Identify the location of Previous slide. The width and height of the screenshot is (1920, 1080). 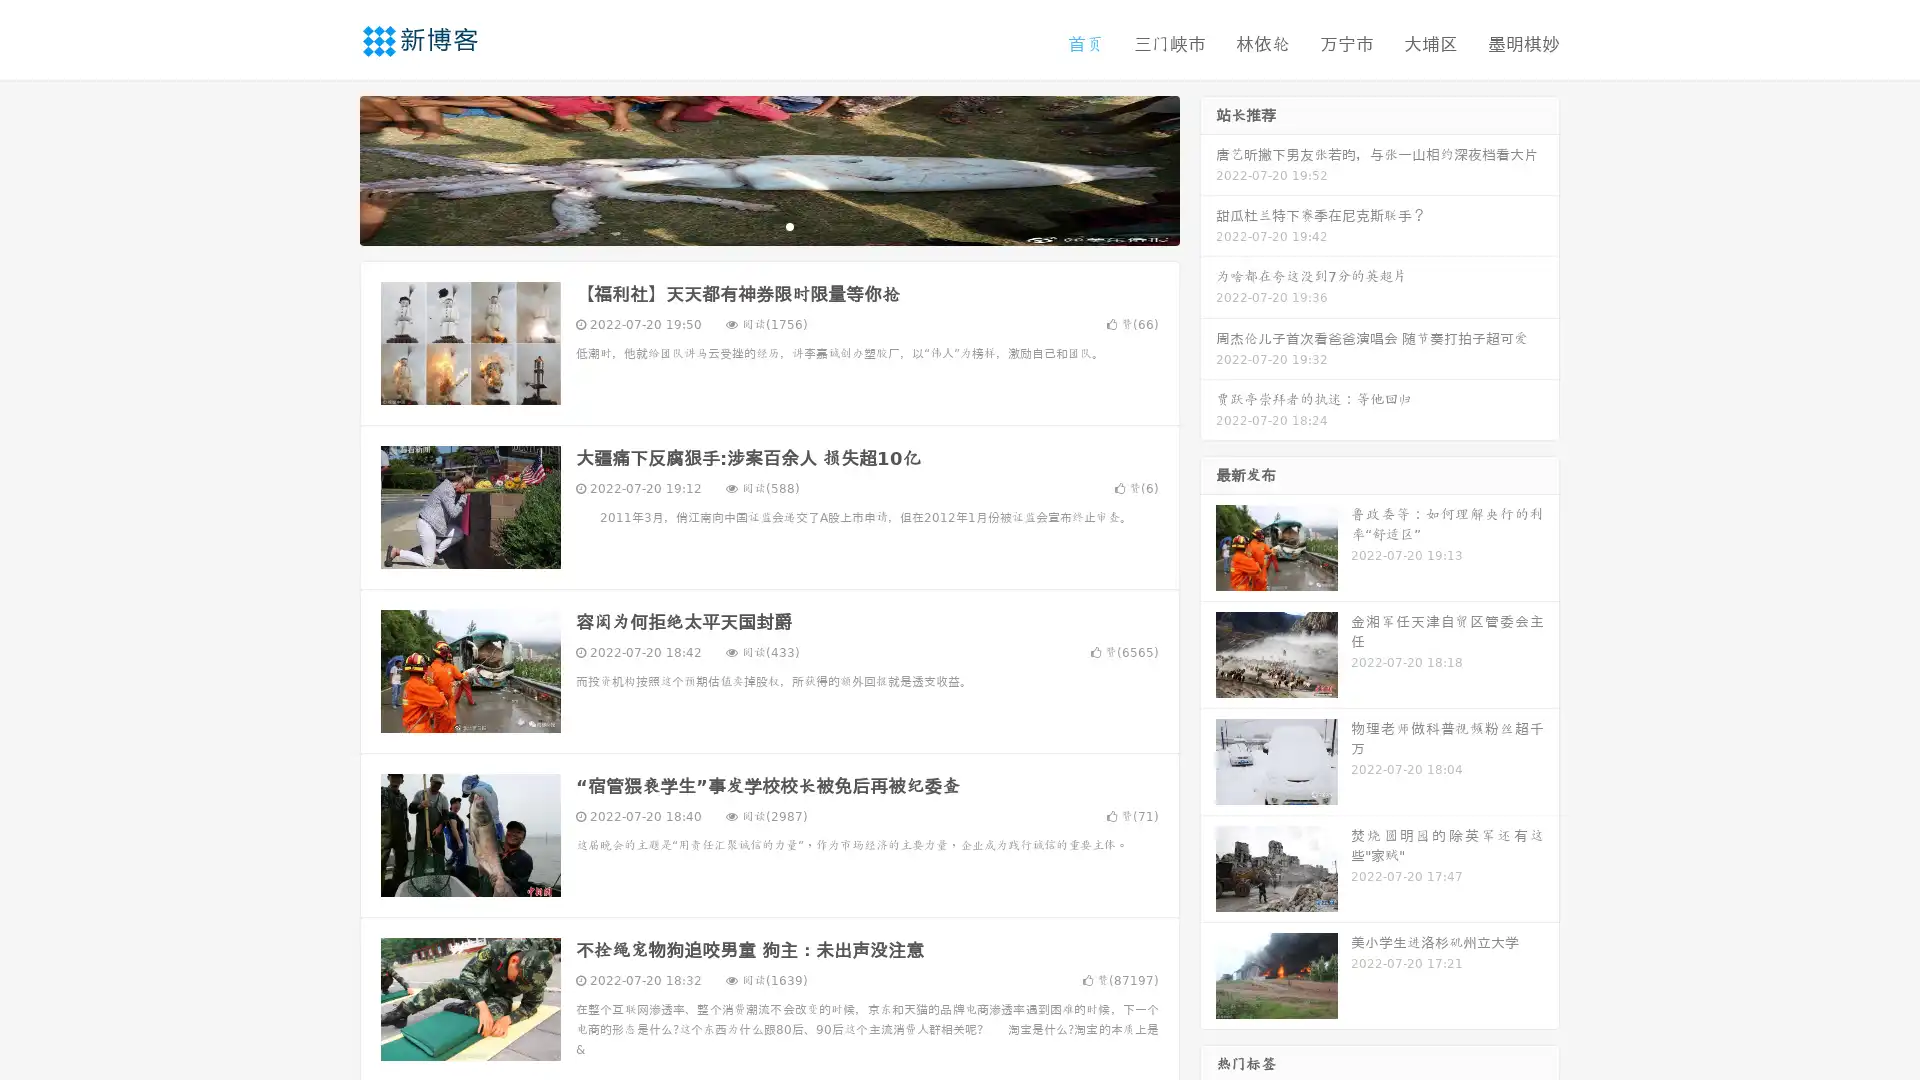
(330, 168).